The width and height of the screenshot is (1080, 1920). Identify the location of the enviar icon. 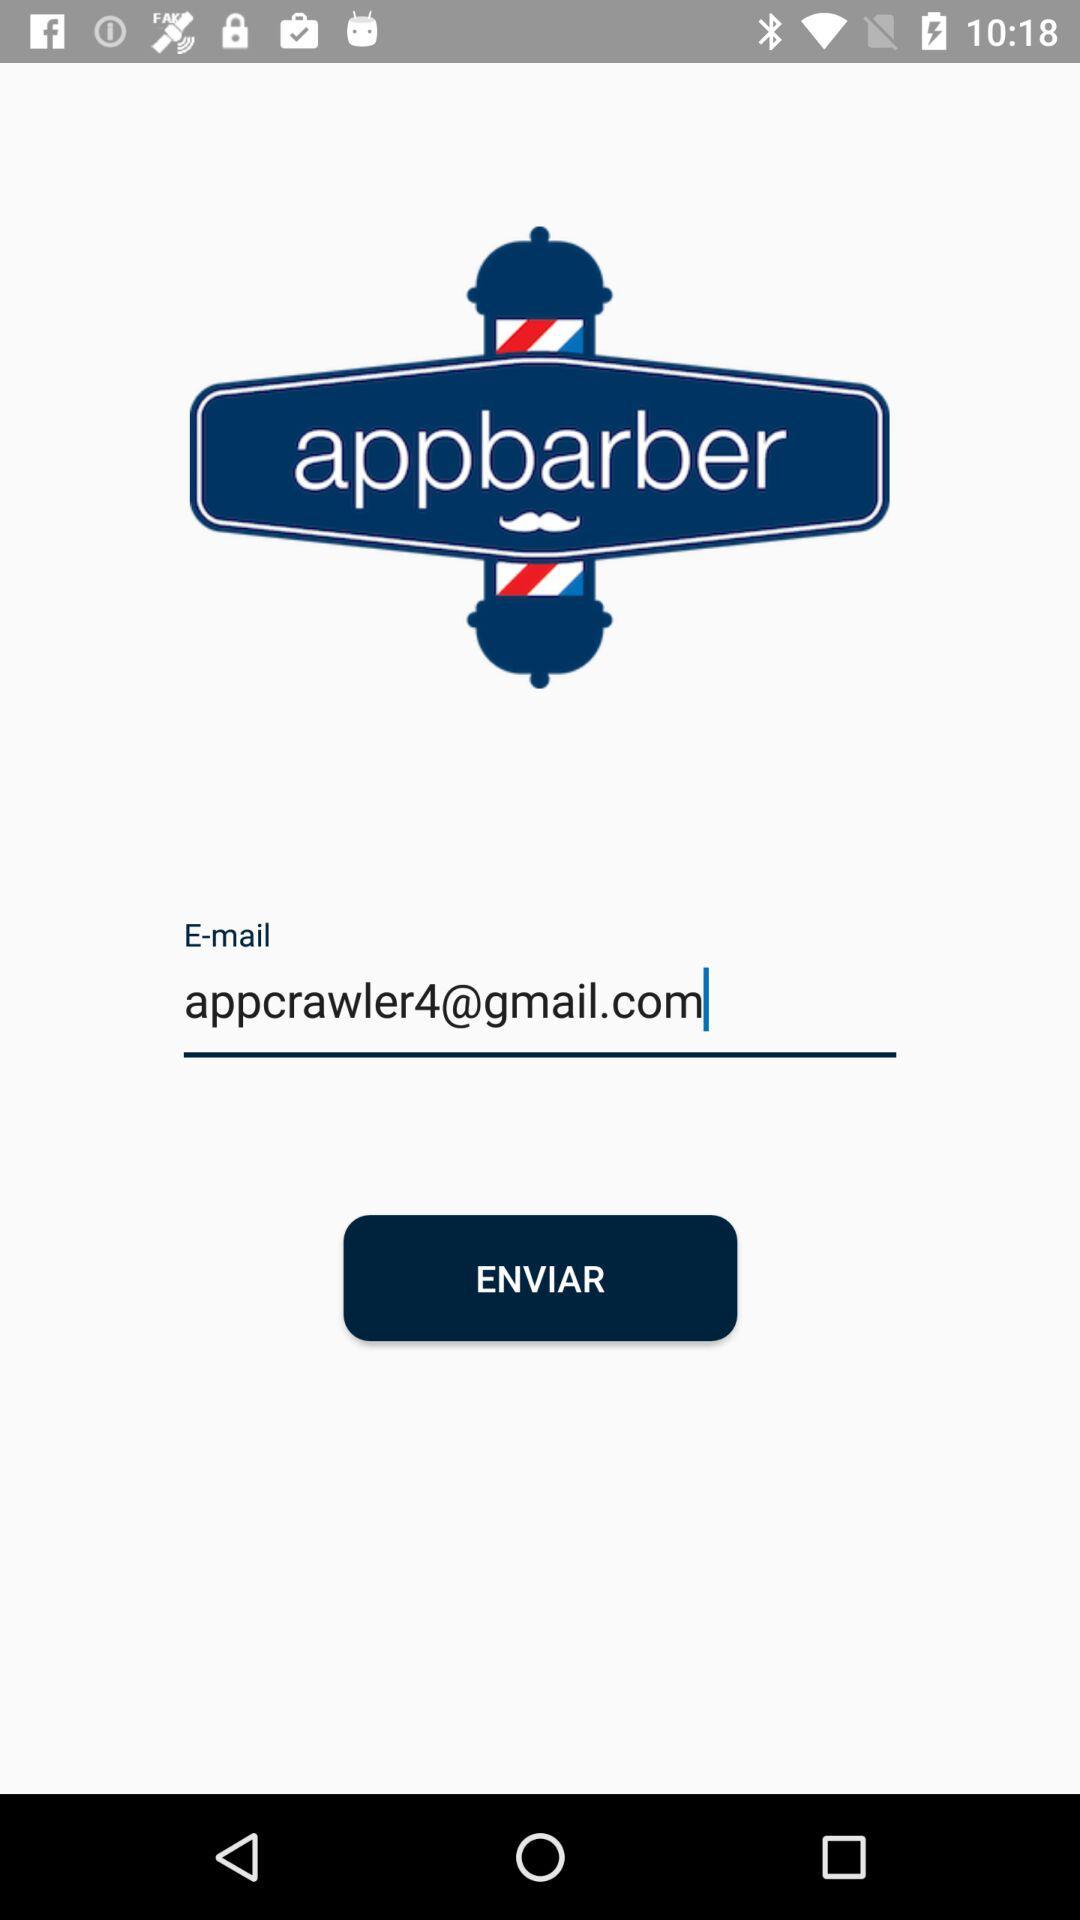
(540, 1276).